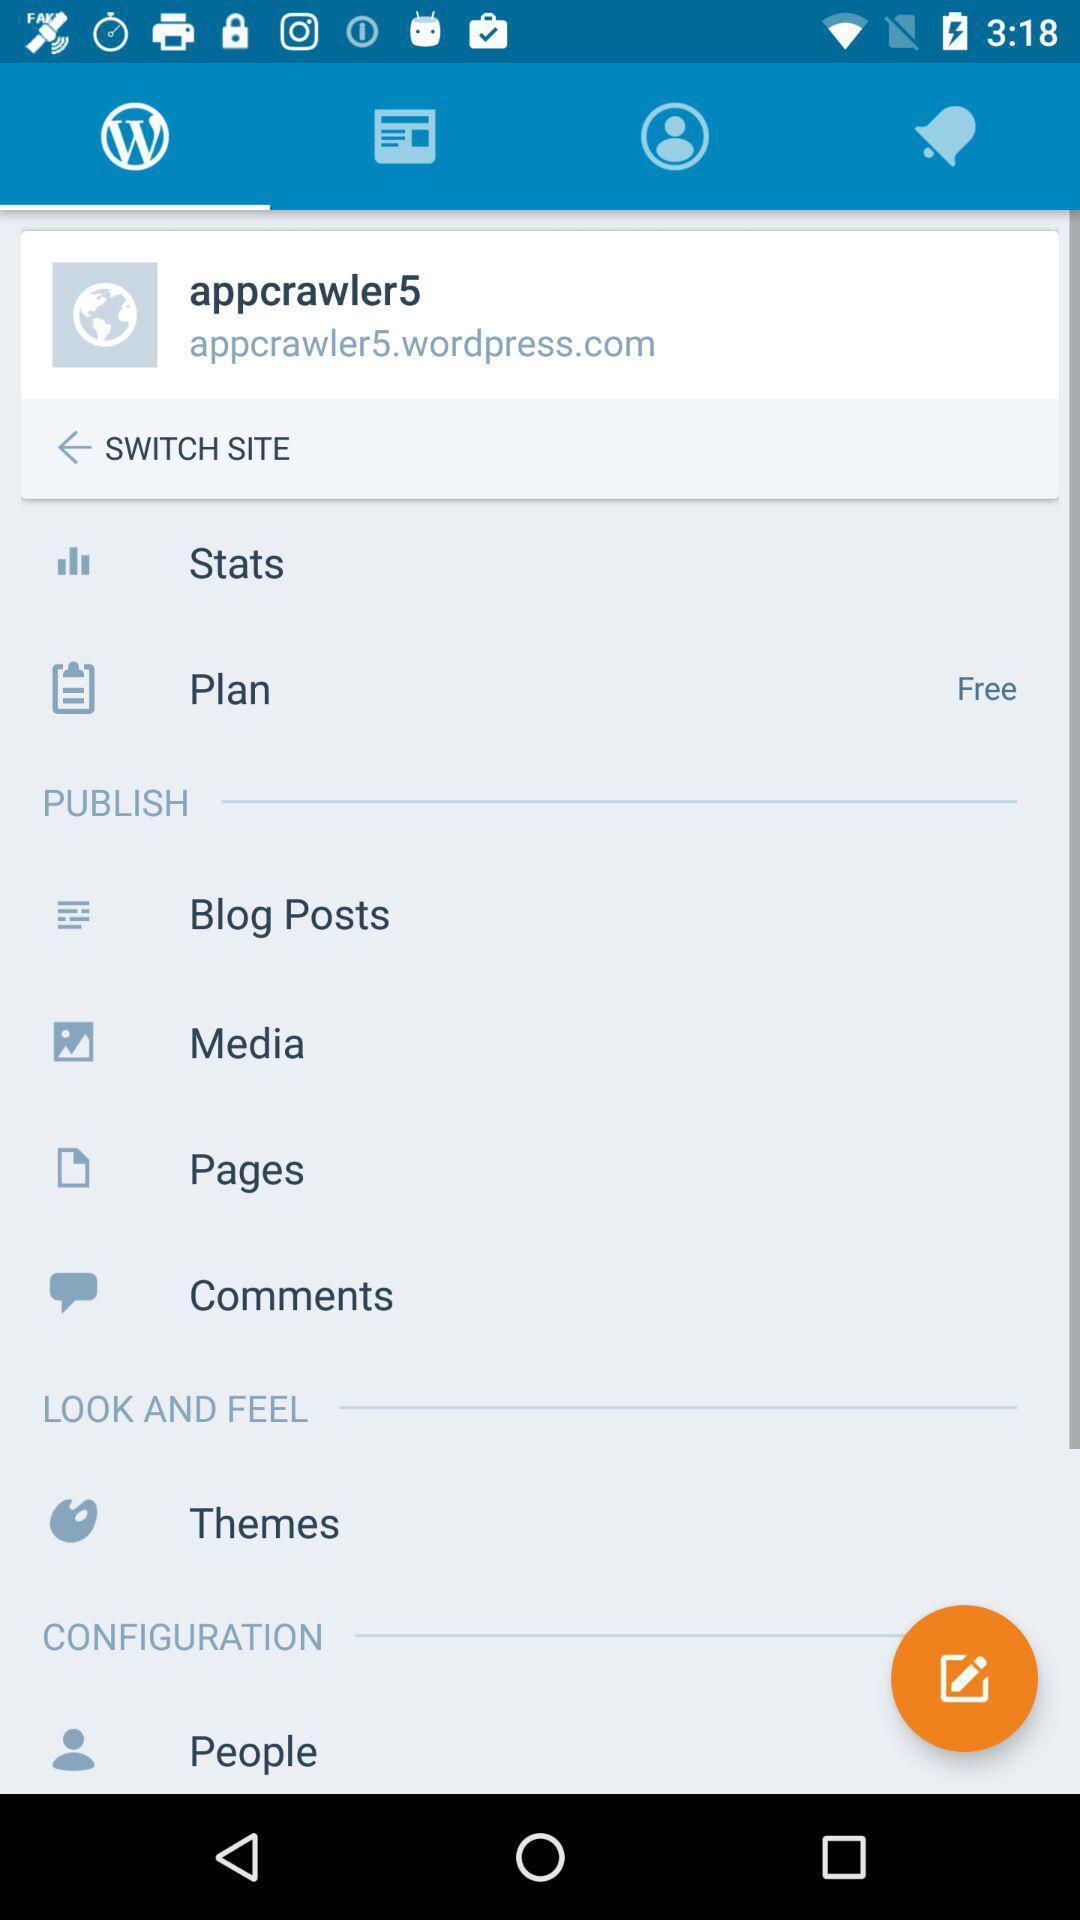 The width and height of the screenshot is (1080, 1920). I want to click on the icon to the right of the configuration icon, so click(963, 1678).